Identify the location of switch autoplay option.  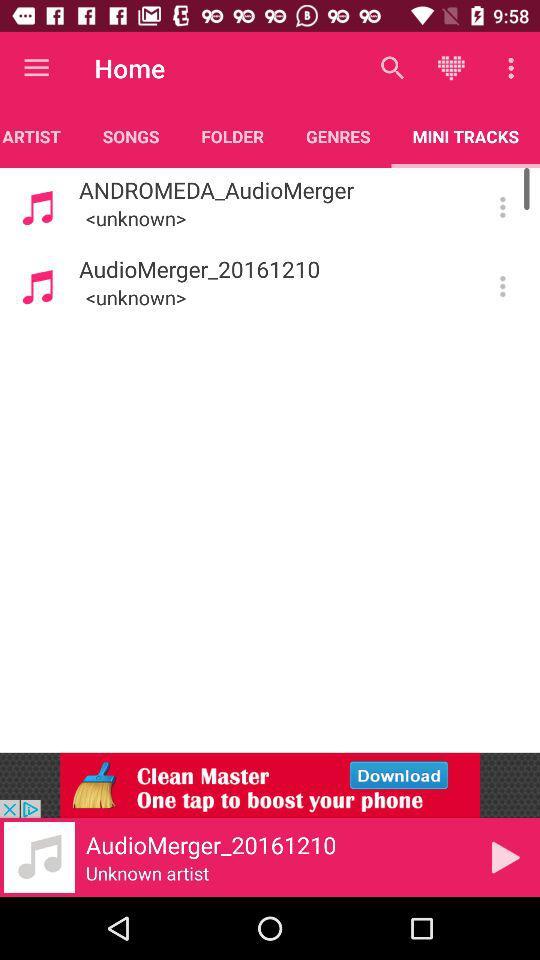
(501, 285).